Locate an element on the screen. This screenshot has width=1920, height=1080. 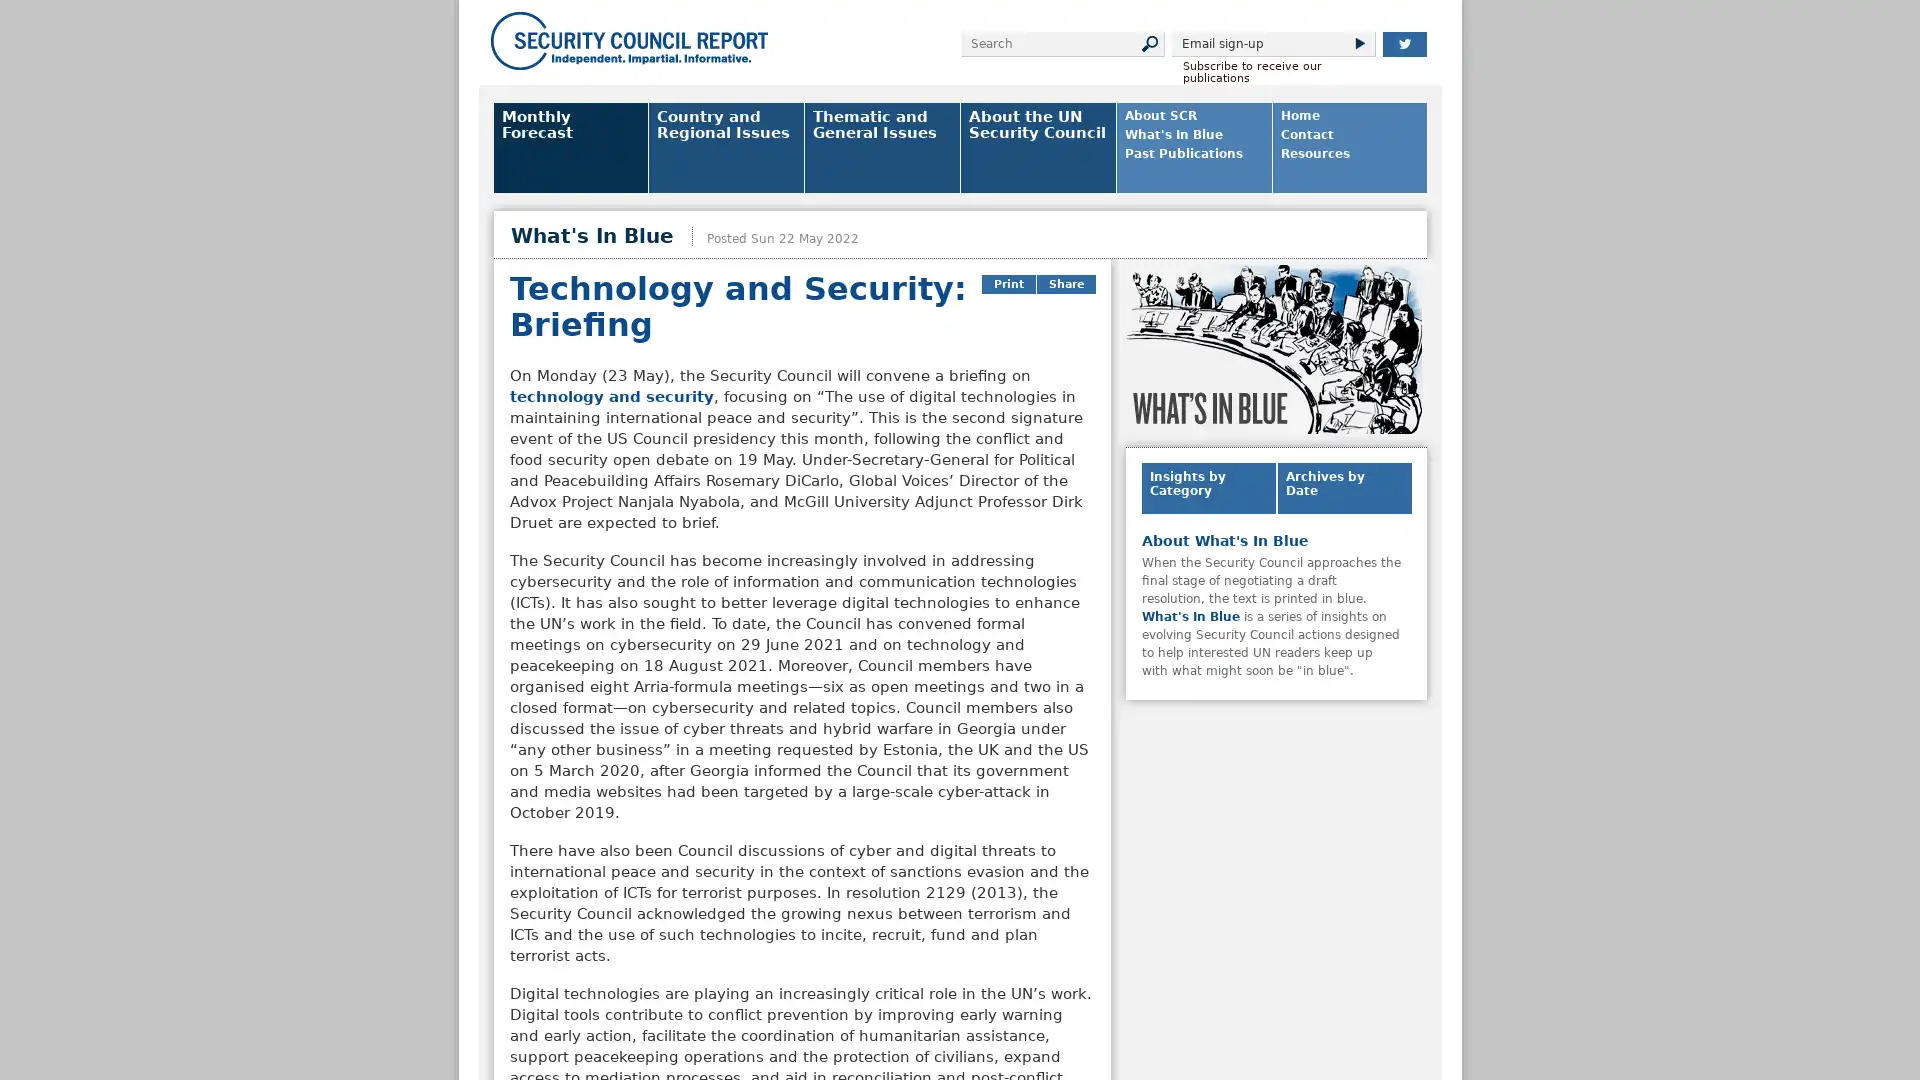
Submit is located at coordinates (1148, 43).